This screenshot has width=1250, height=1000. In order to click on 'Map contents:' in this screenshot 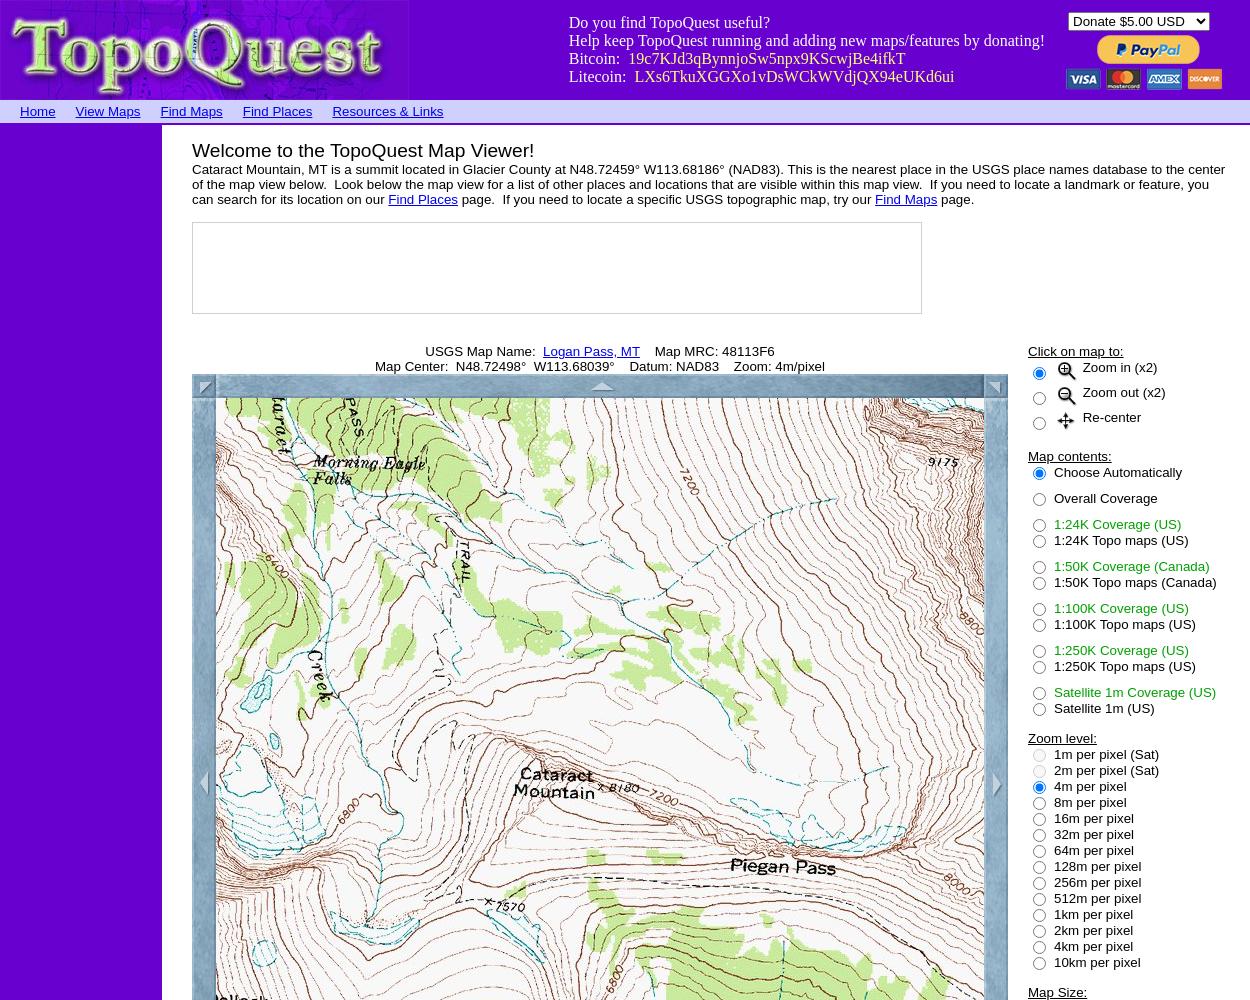, I will do `click(1068, 455)`.